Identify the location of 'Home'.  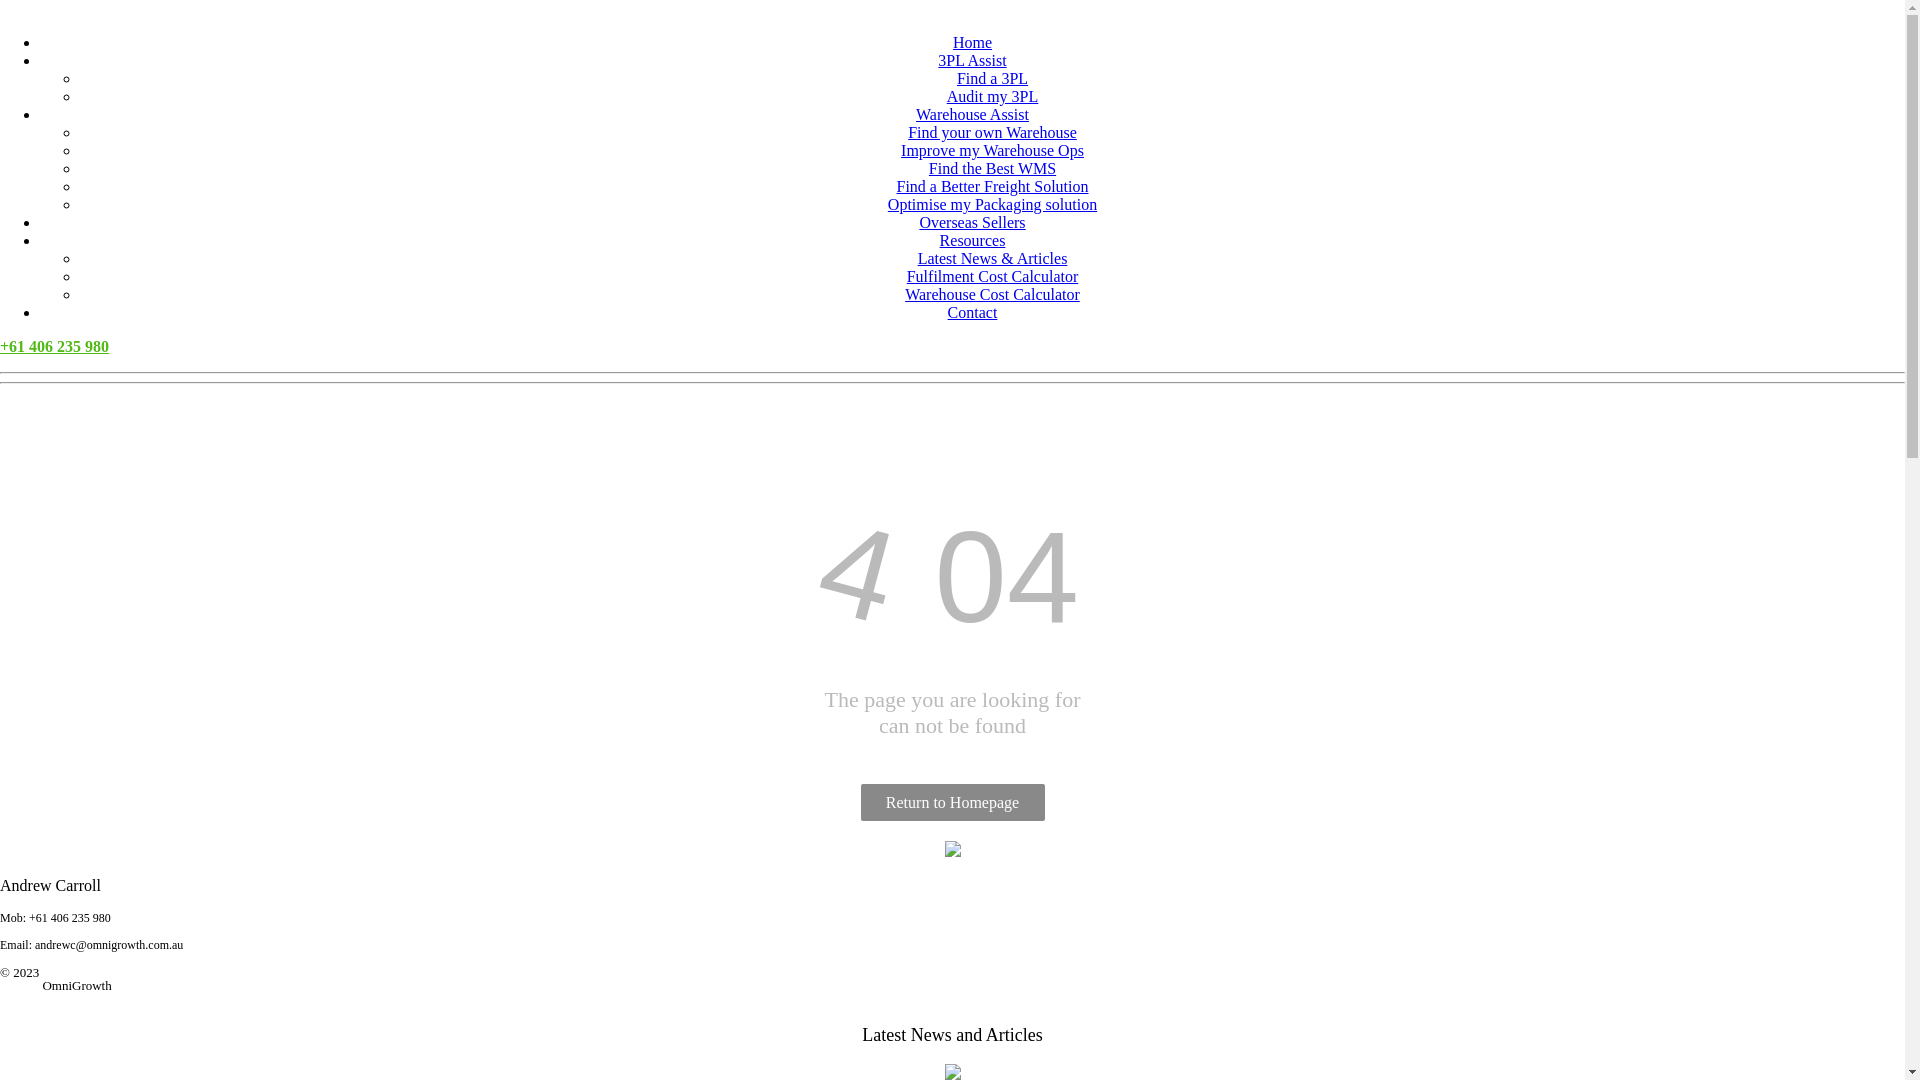
(972, 42).